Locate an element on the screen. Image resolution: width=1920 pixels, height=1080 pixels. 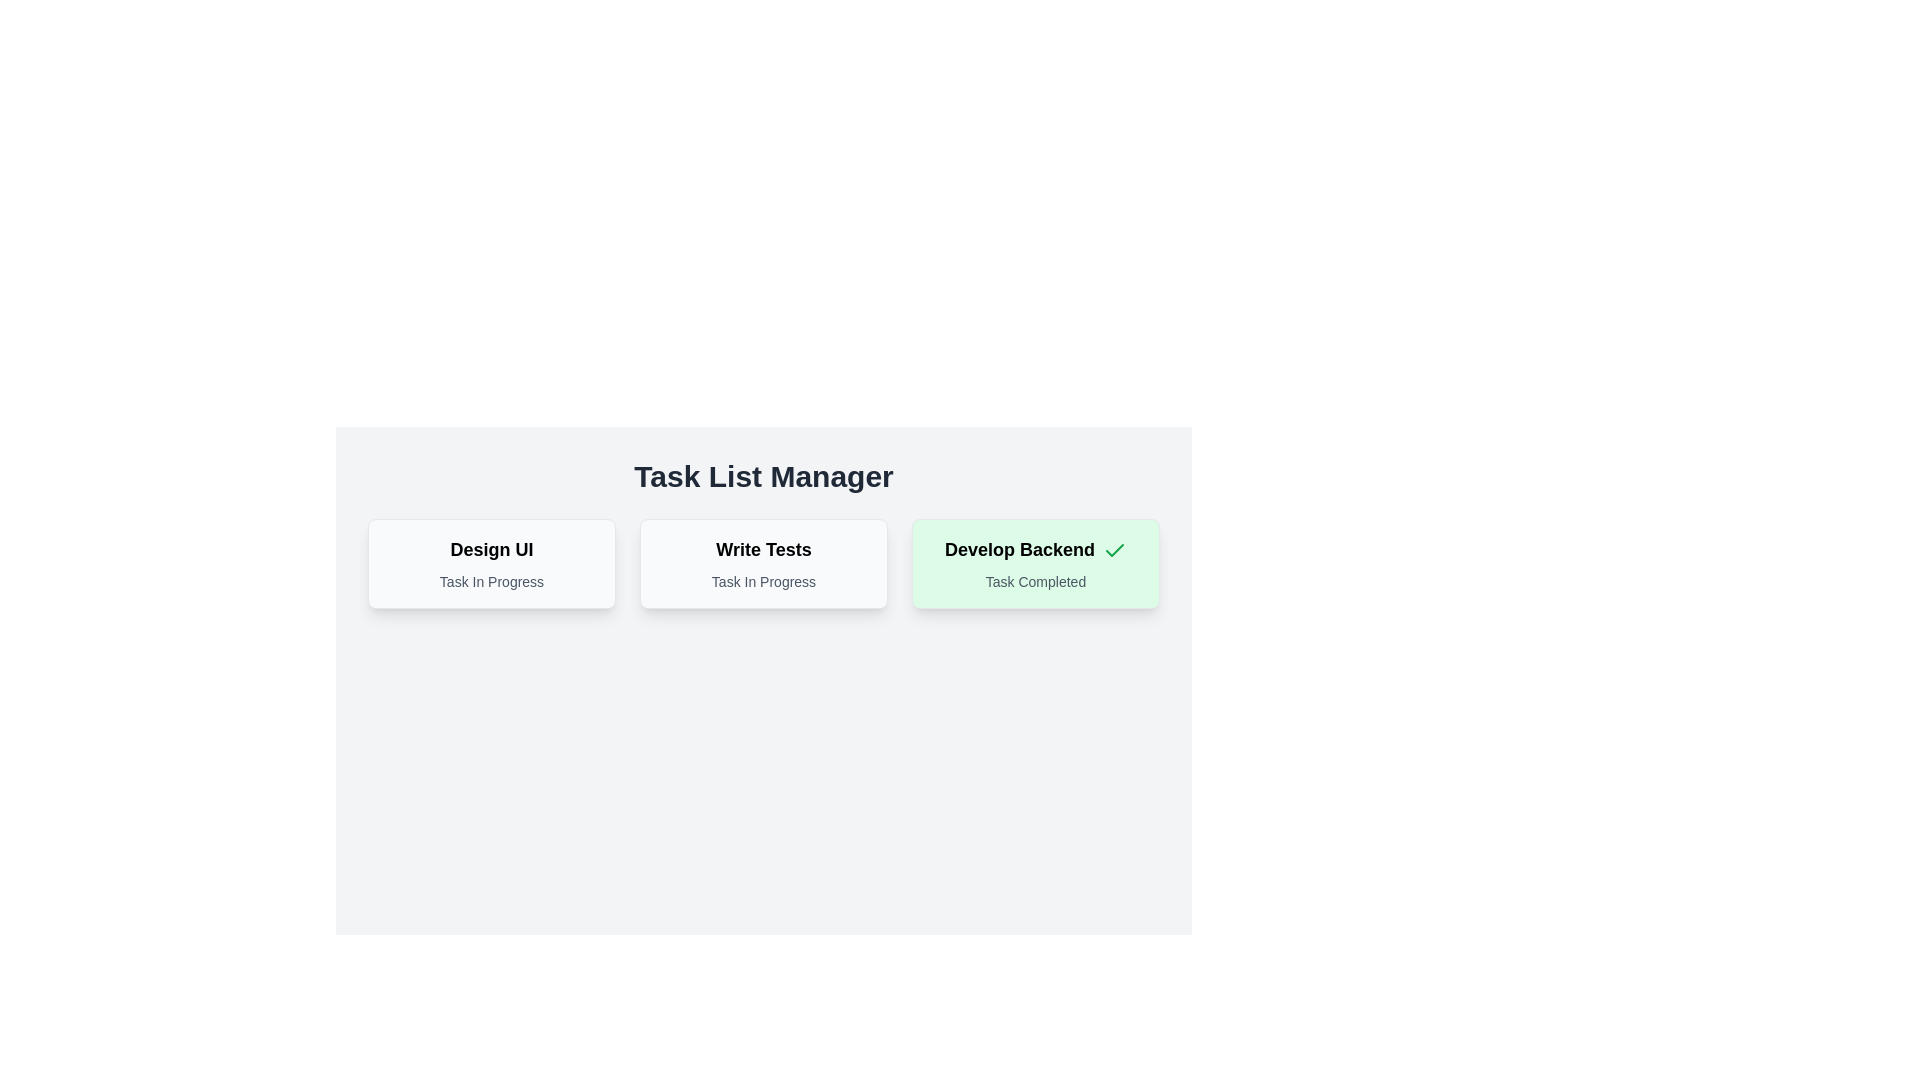
the 'Write Tests' text element, which is the primary heading of the middle card in a three-card layout, positioned above the 'Task In Progress' text is located at coordinates (762, 550).